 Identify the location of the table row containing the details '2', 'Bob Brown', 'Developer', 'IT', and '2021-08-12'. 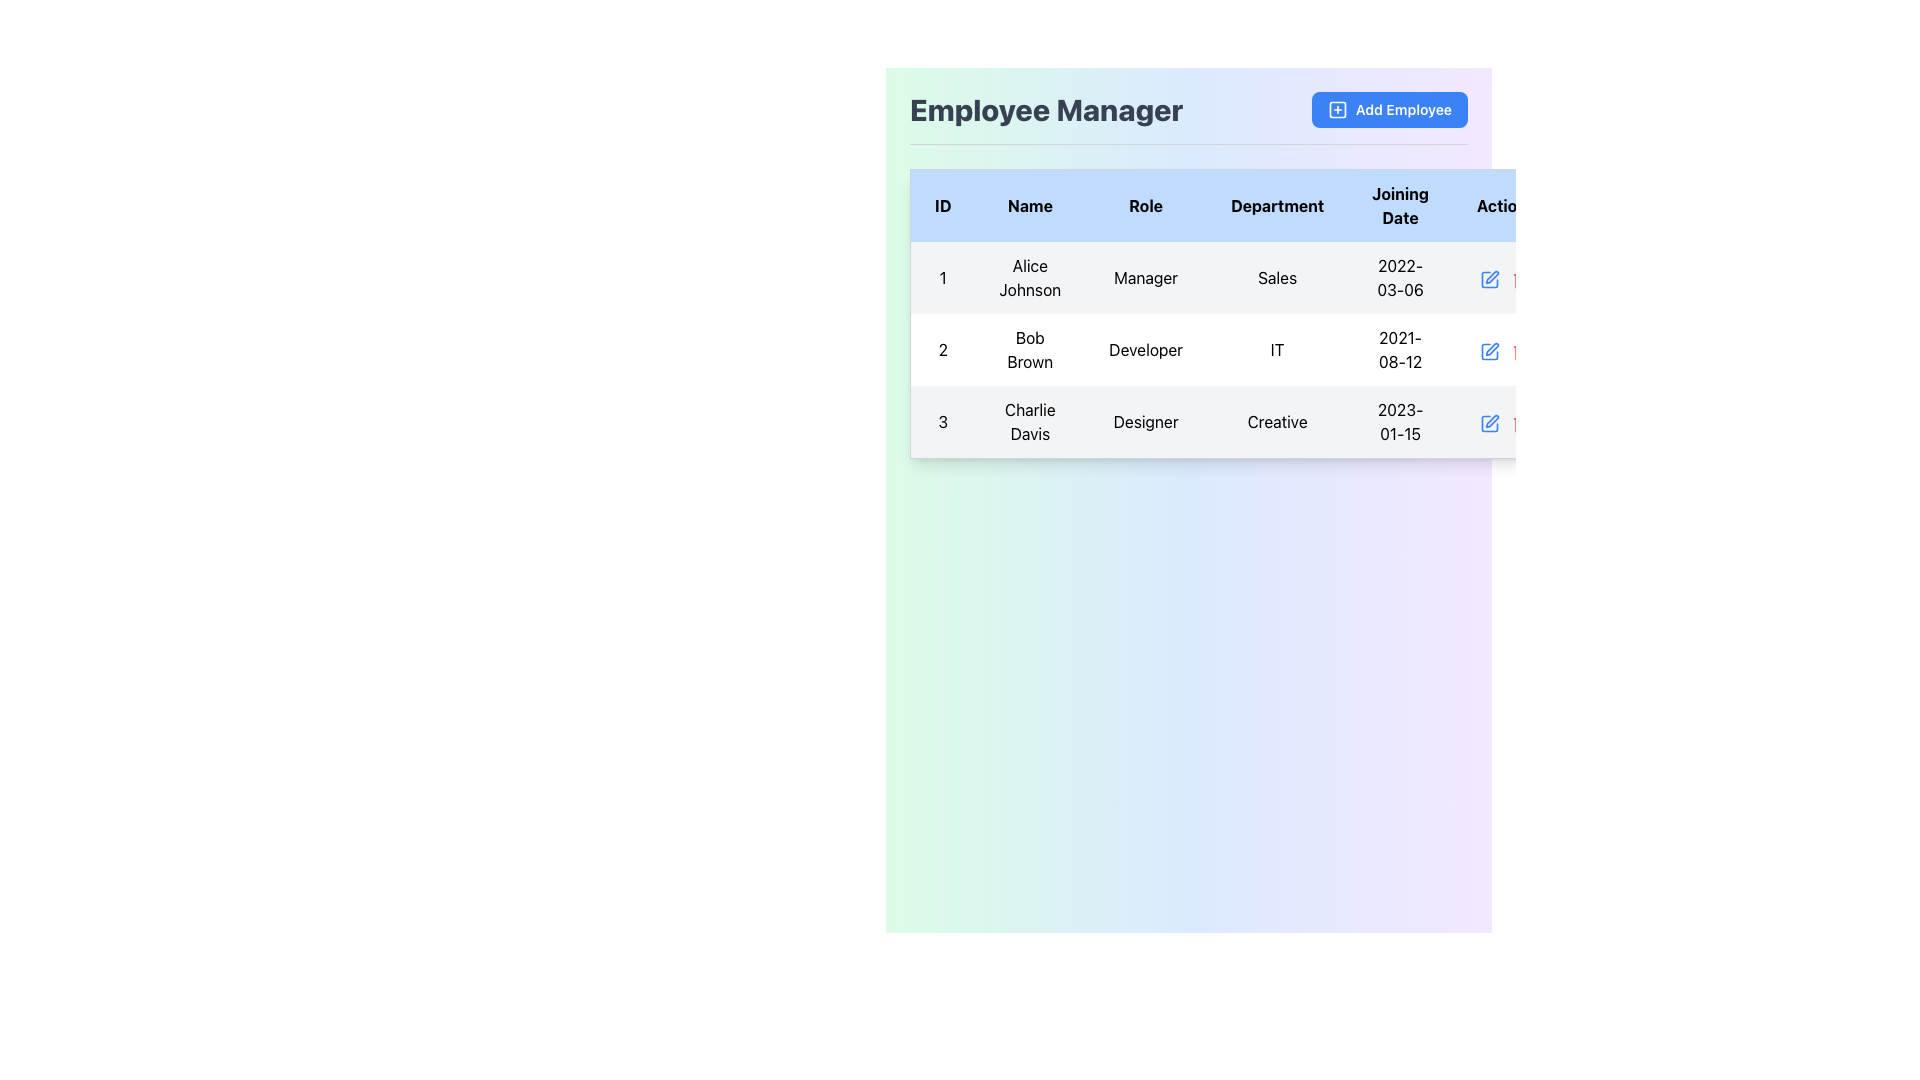
(1234, 349).